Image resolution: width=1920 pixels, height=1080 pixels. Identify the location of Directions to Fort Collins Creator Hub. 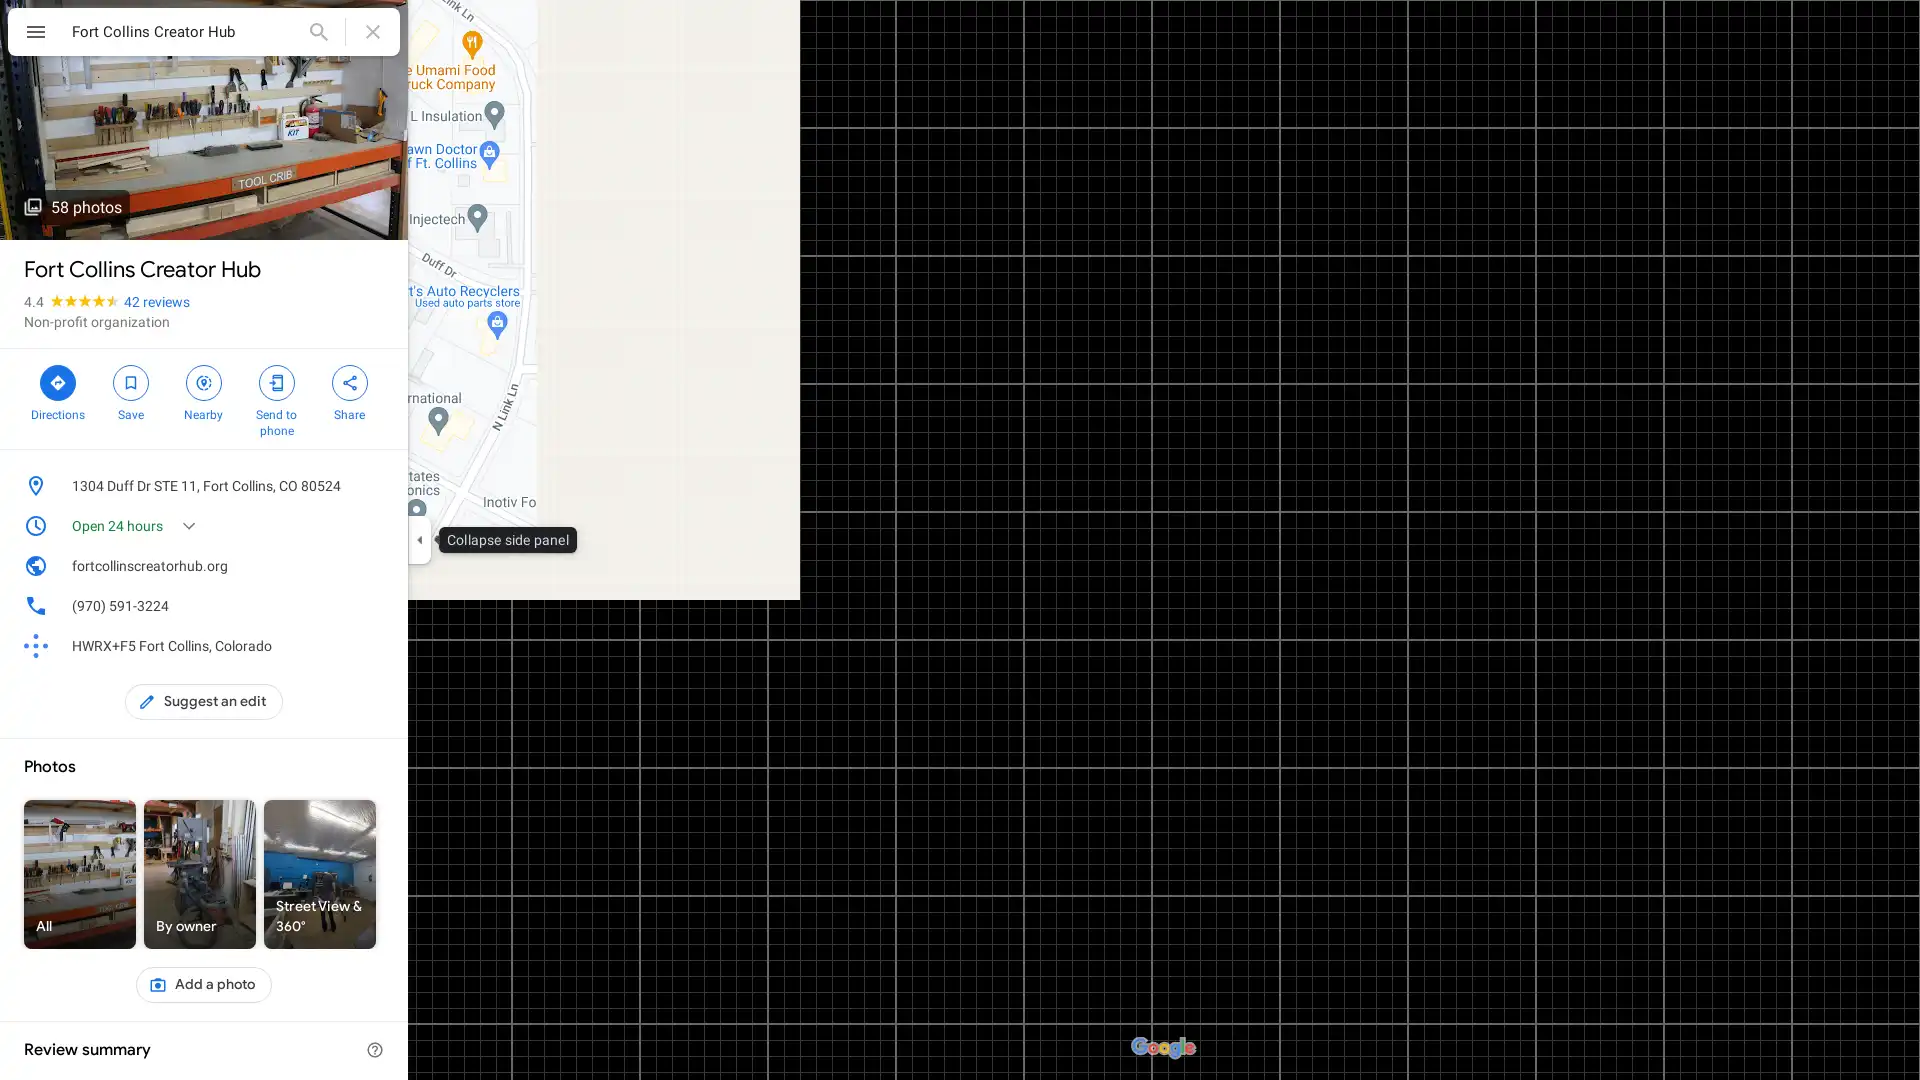
(57, 390).